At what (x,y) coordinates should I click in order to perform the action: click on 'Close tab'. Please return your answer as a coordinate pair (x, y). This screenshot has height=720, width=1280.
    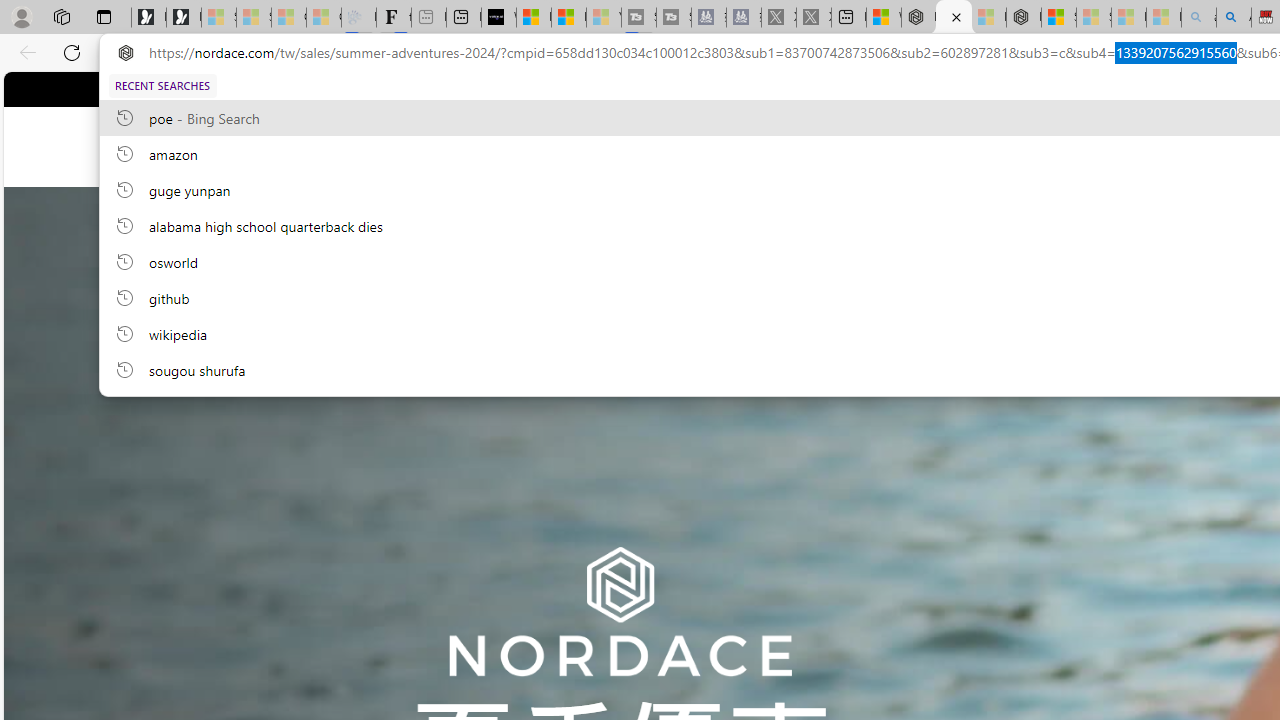
    Looking at the image, I should click on (955, 17).